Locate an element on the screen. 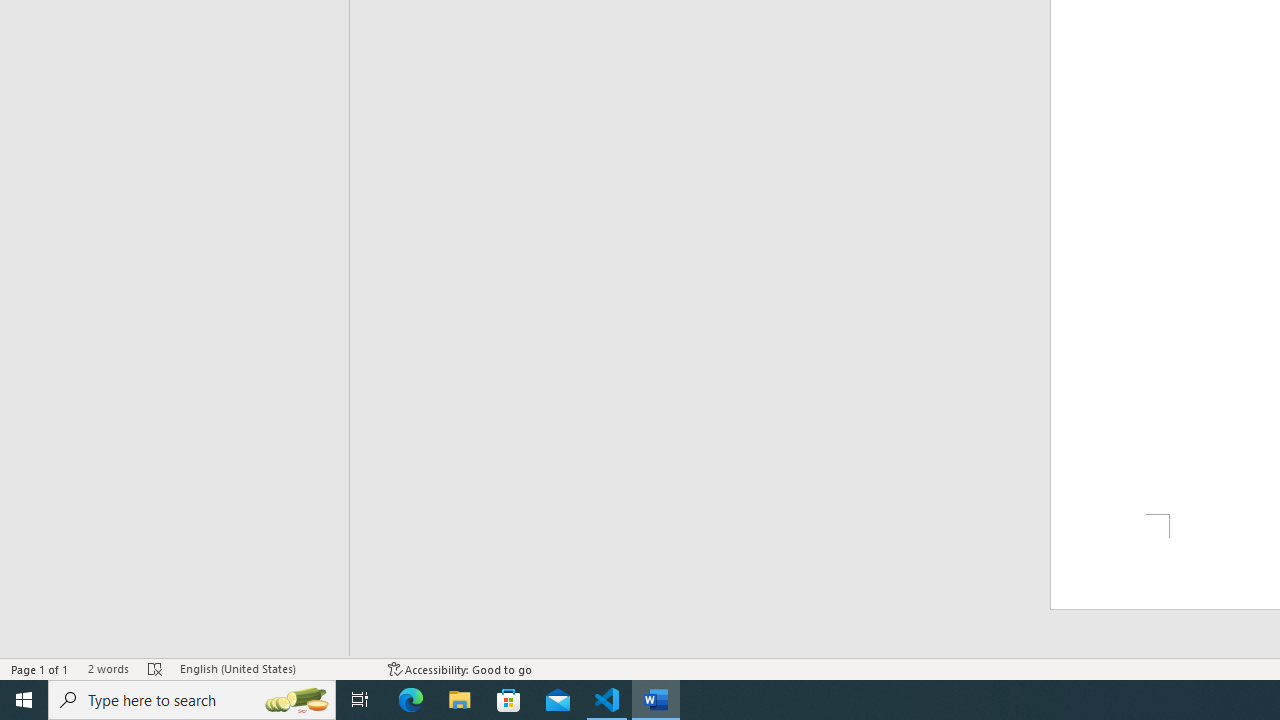 The height and width of the screenshot is (720, 1280). 'Page Number Page 1 of 1' is located at coordinates (40, 669).